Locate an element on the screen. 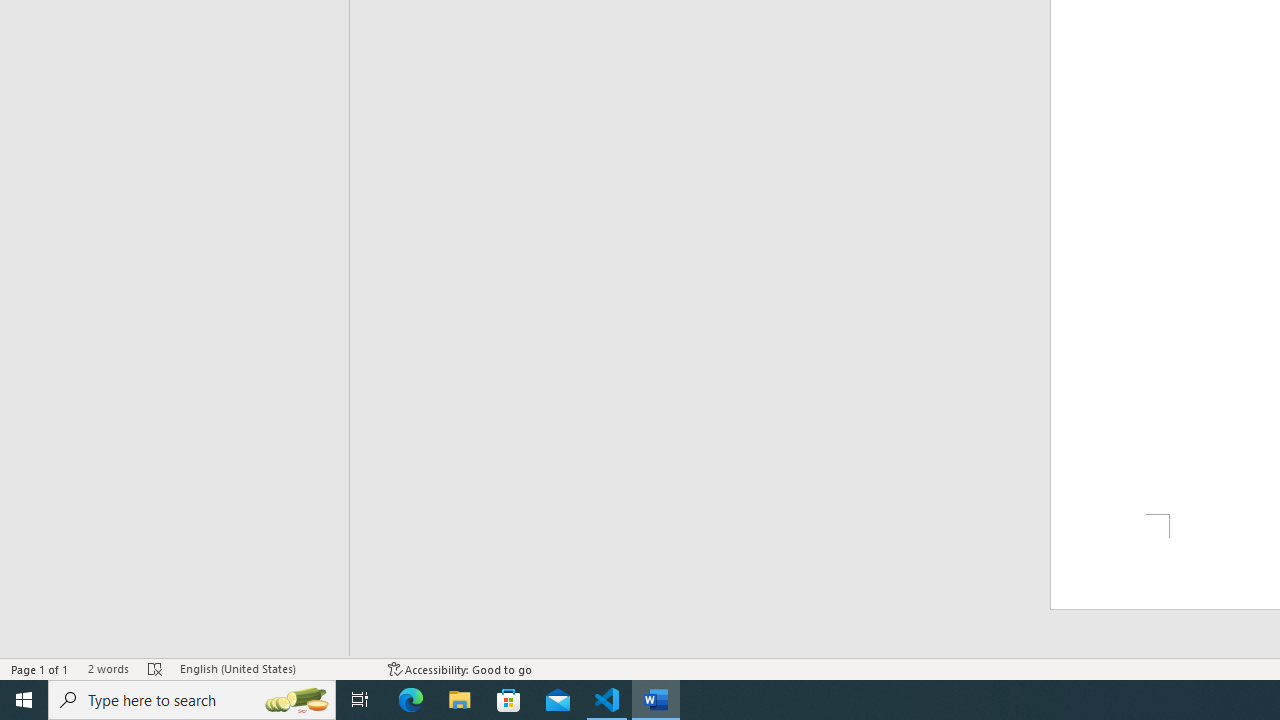 The height and width of the screenshot is (720, 1280). 'Page Number Page 1 of 1' is located at coordinates (40, 669).